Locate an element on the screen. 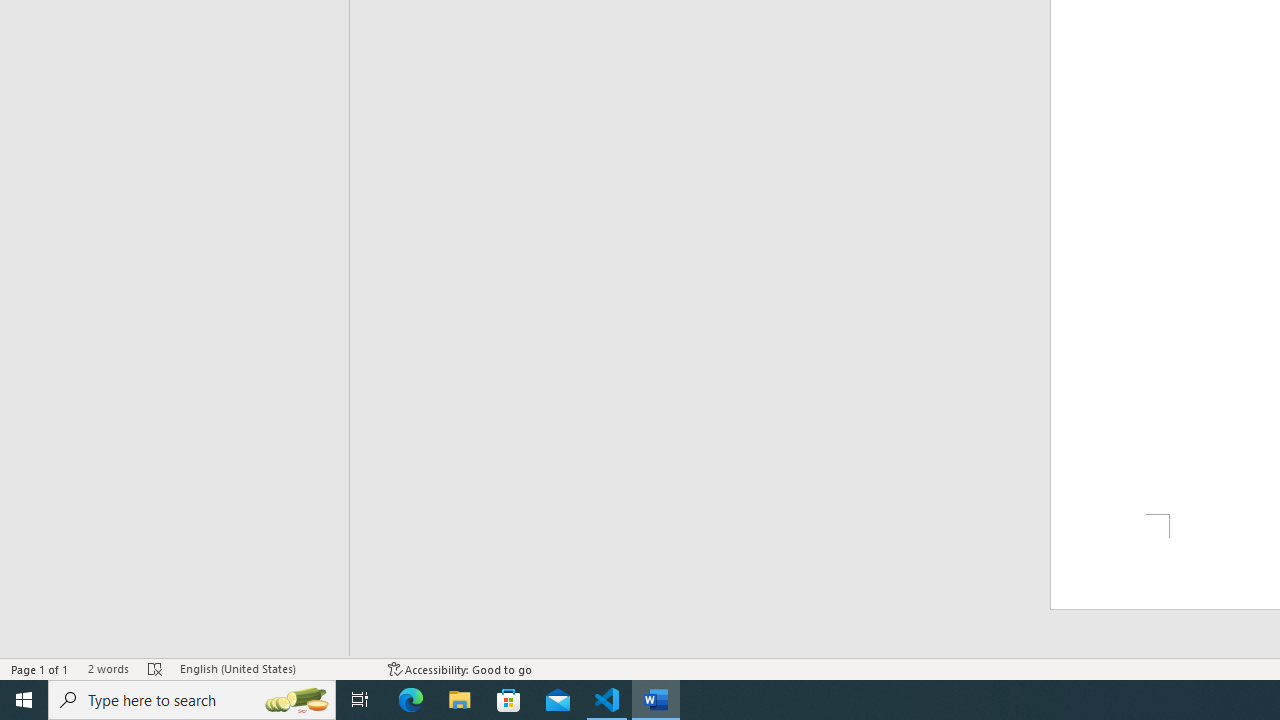 The height and width of the screenshot is (720, 1280). 'Page Number Page 1 of 1' is located at coordinates (40, 669).